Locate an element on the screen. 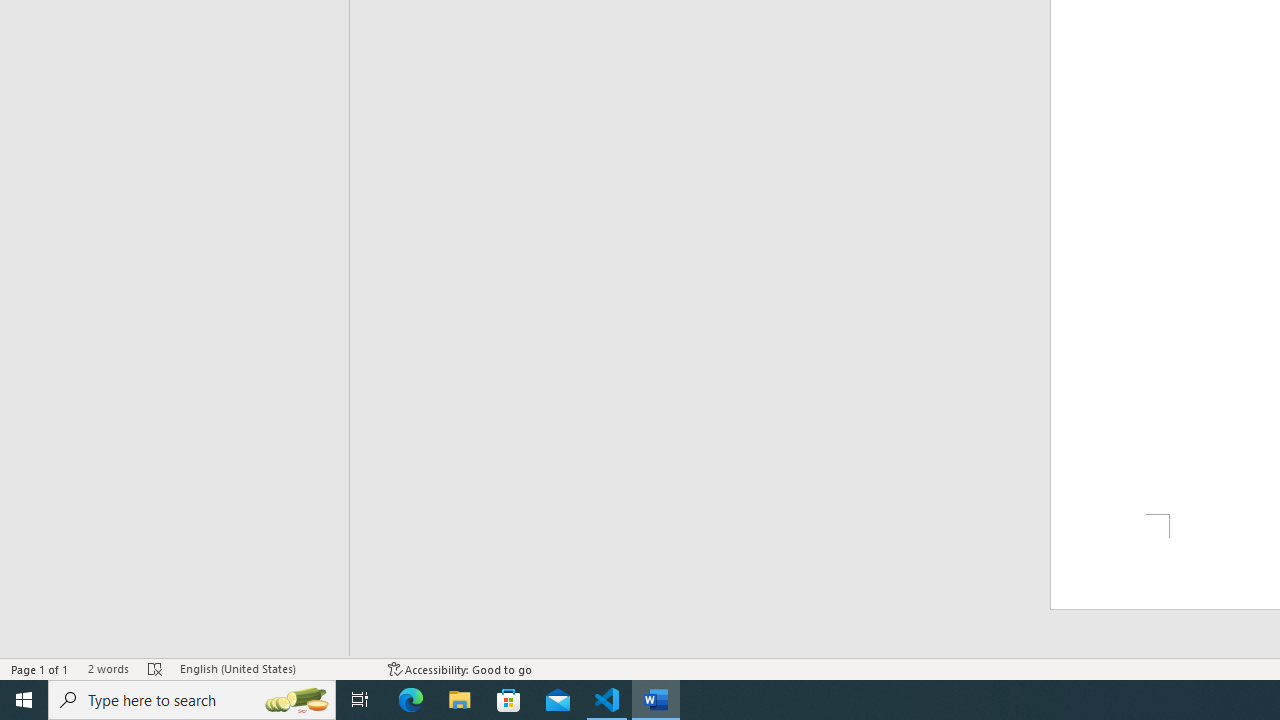 The height and width of the screenshot is (720, 1280). 'Page Number Page 1 of 1' is located at coordinates (40, 669).